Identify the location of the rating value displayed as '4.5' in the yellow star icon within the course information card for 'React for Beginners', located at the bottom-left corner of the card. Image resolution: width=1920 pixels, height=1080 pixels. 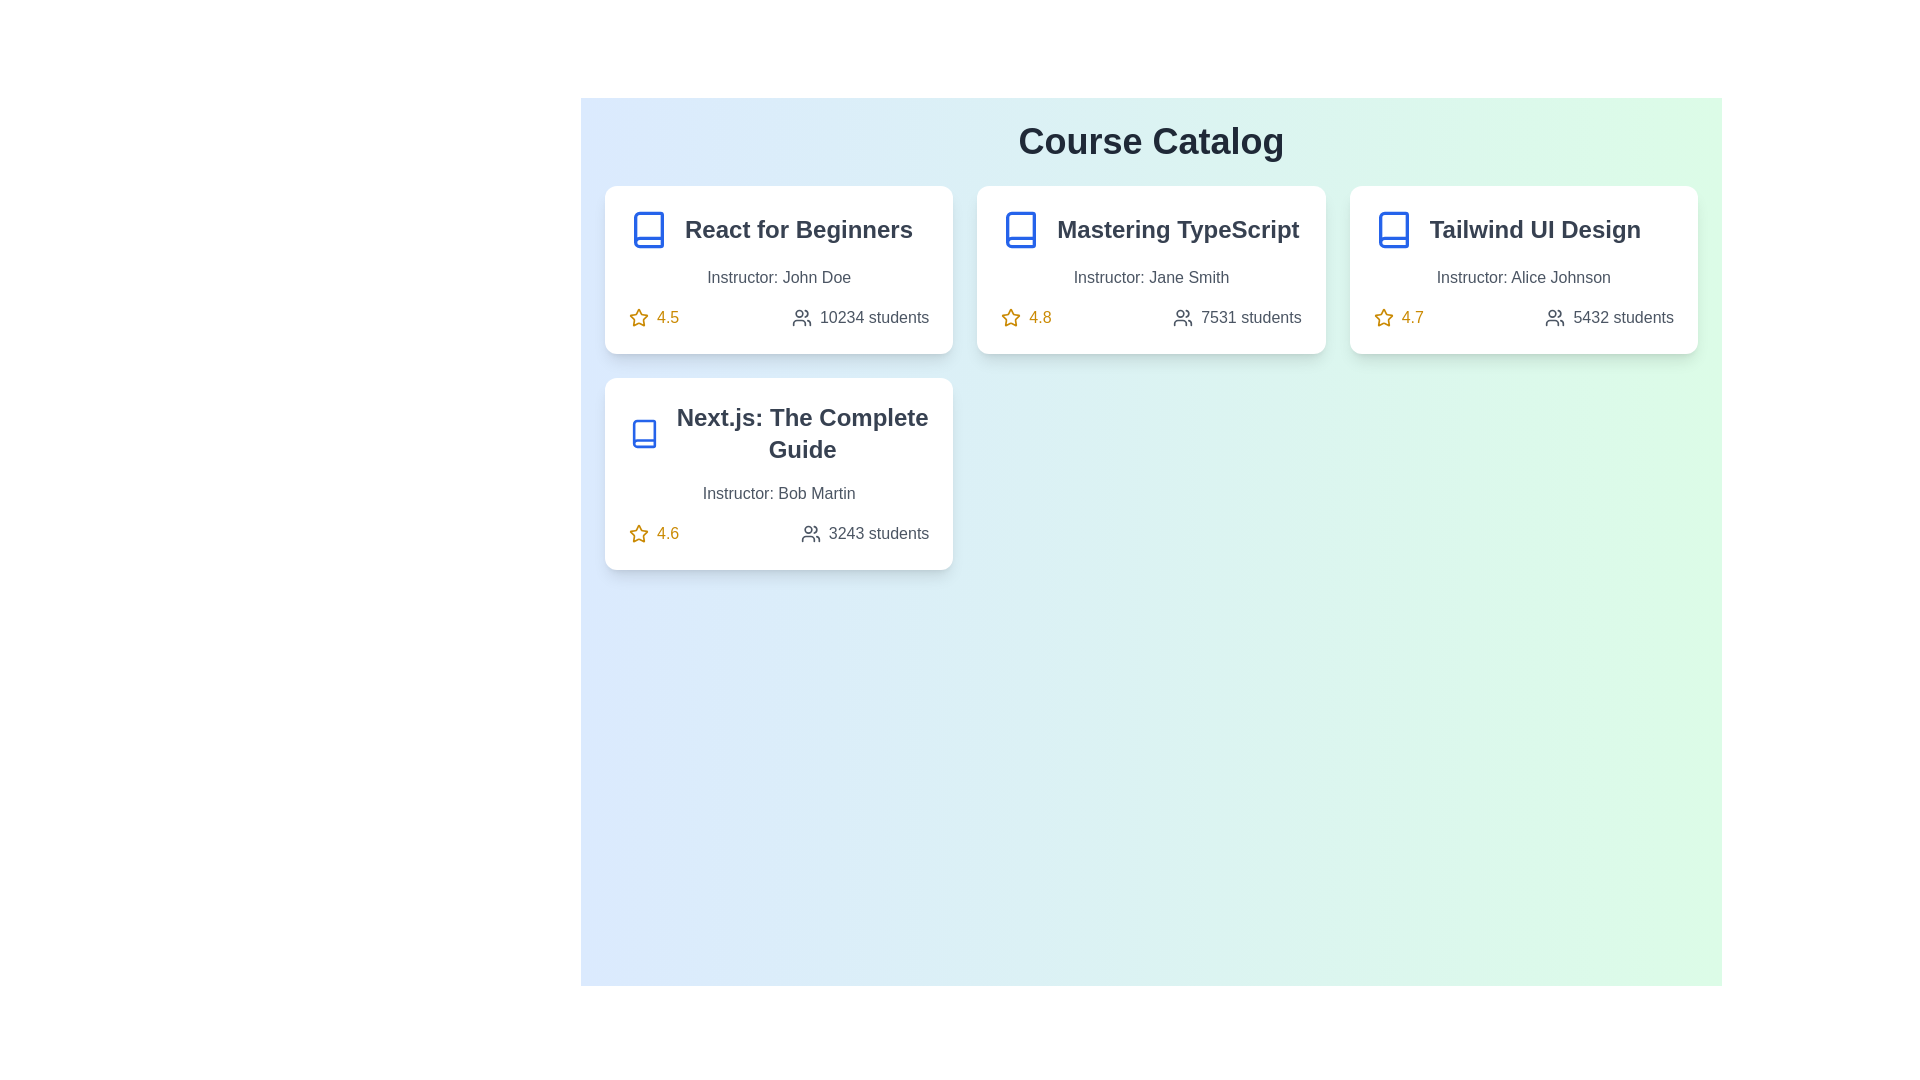
(654, 316).